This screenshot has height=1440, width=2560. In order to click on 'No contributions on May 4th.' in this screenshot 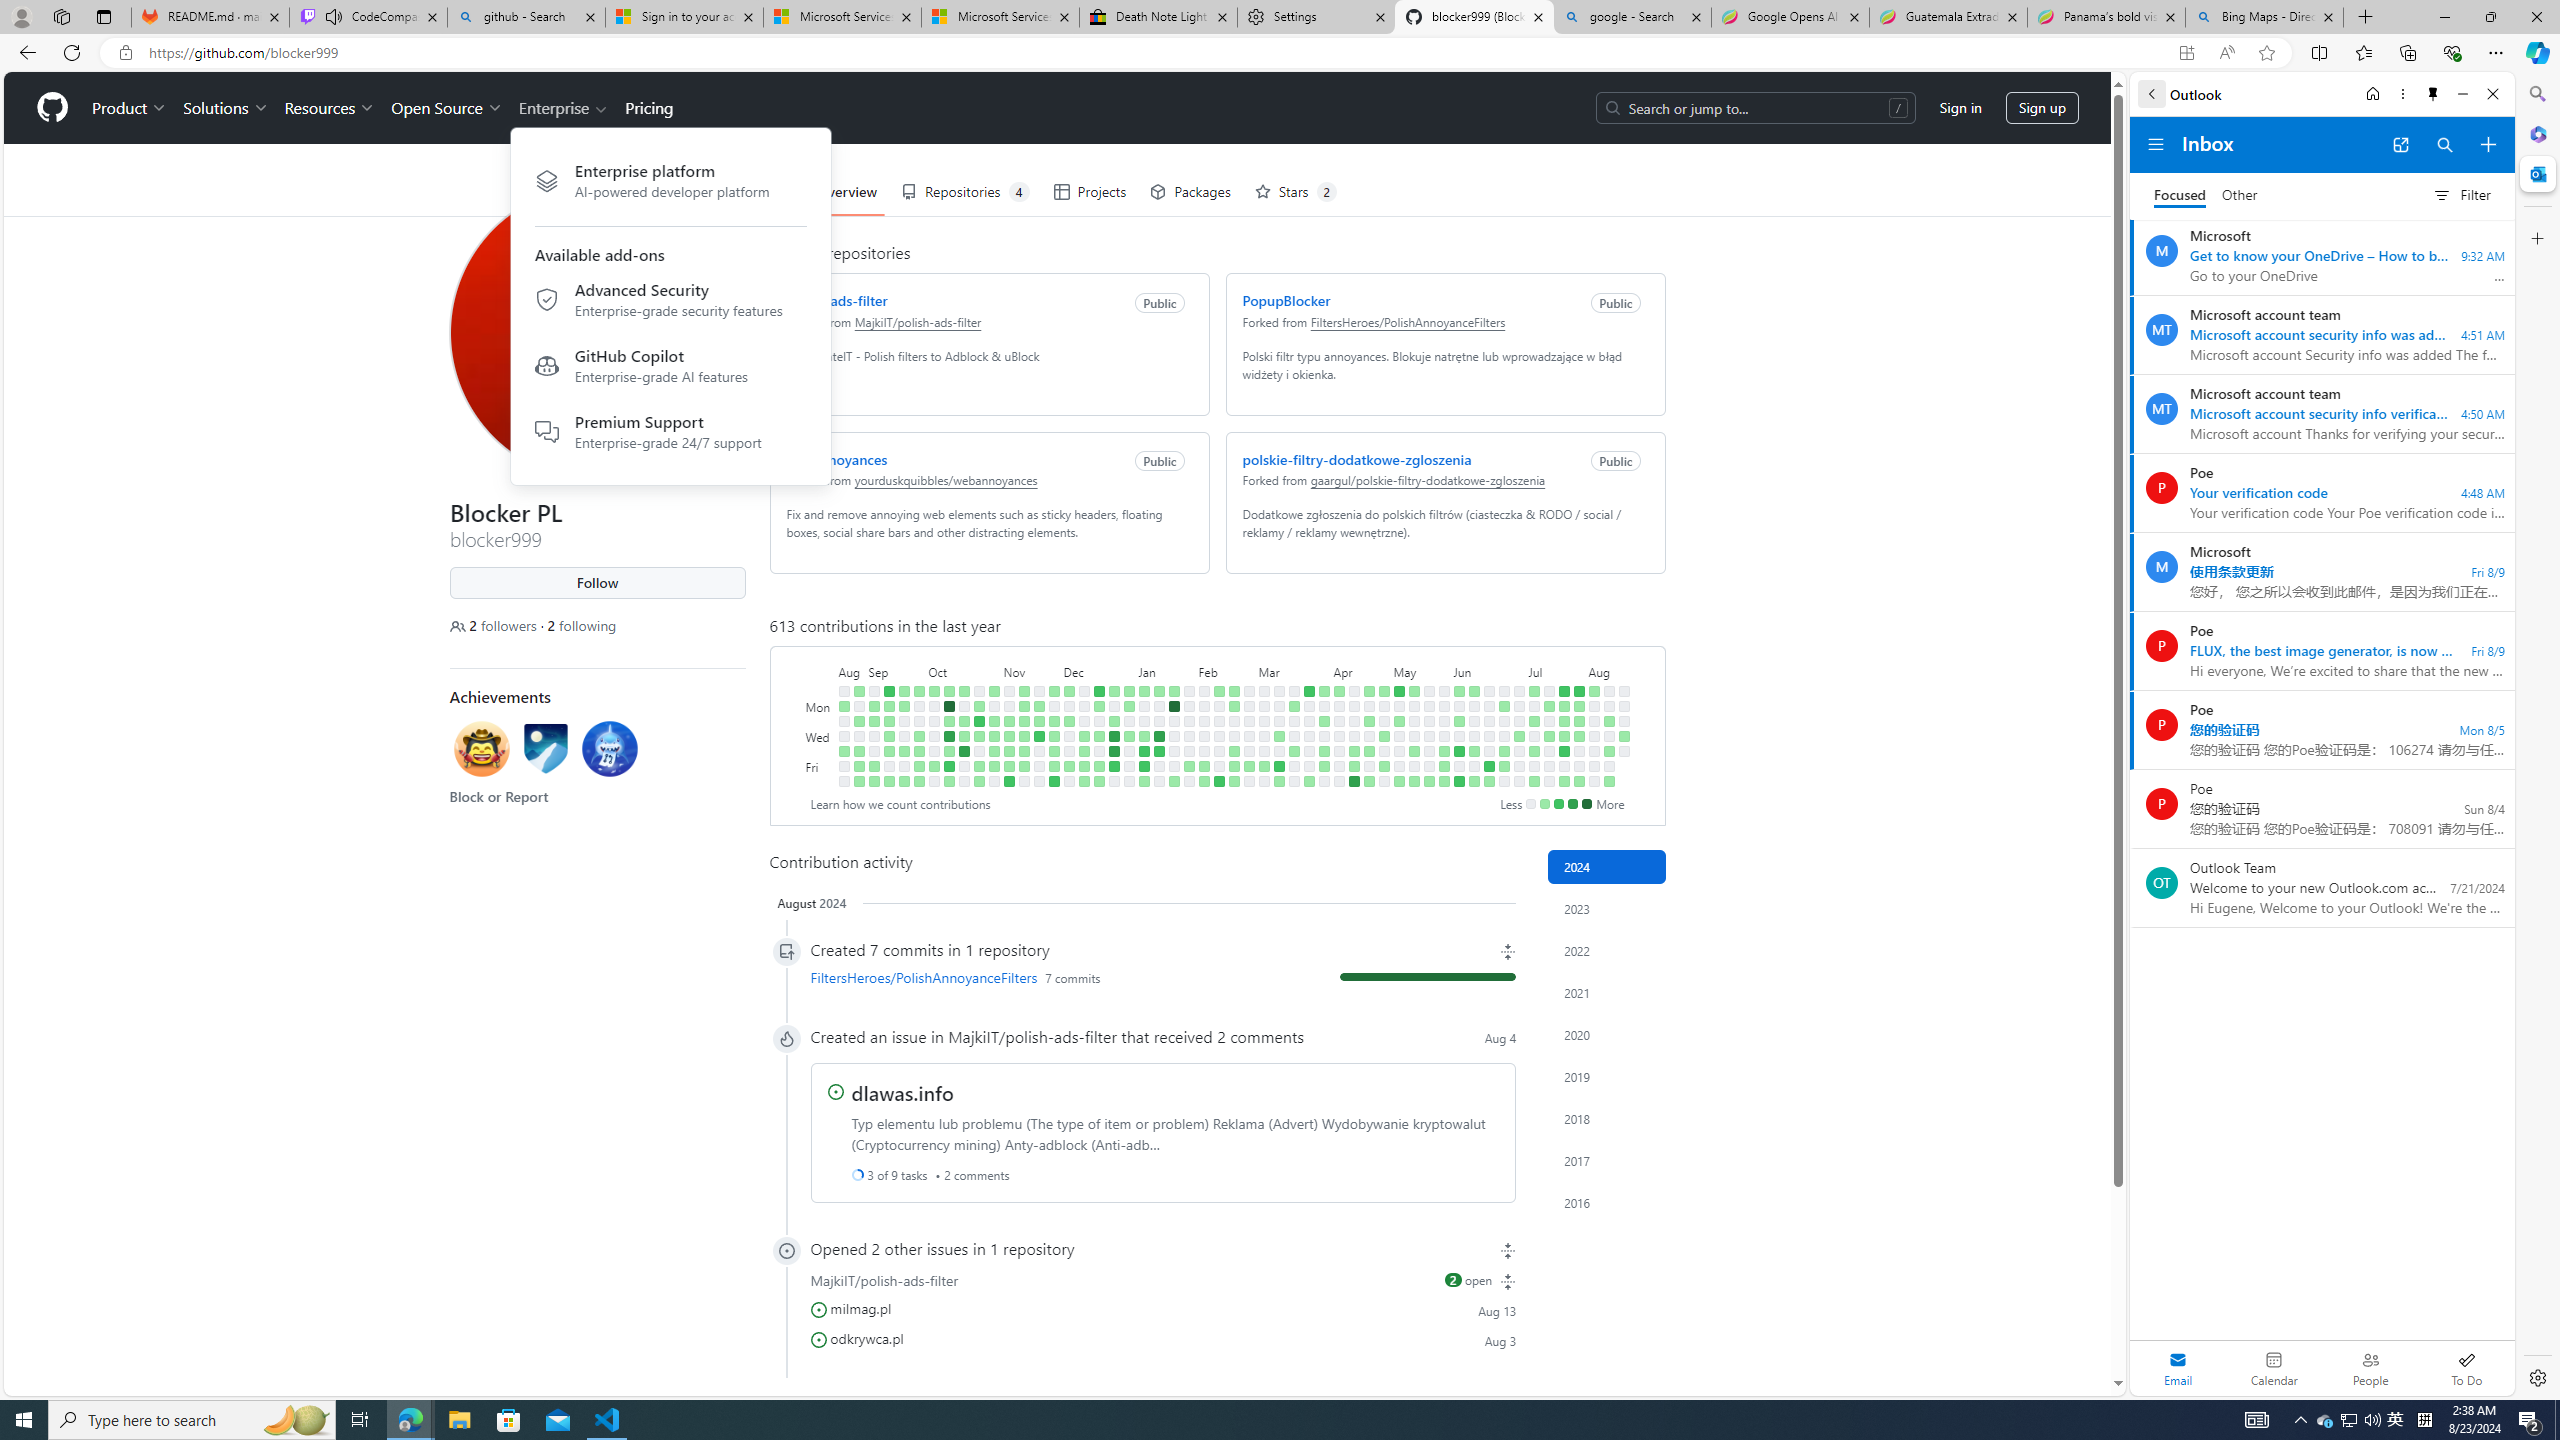, I will do `click(1382, 781)`.